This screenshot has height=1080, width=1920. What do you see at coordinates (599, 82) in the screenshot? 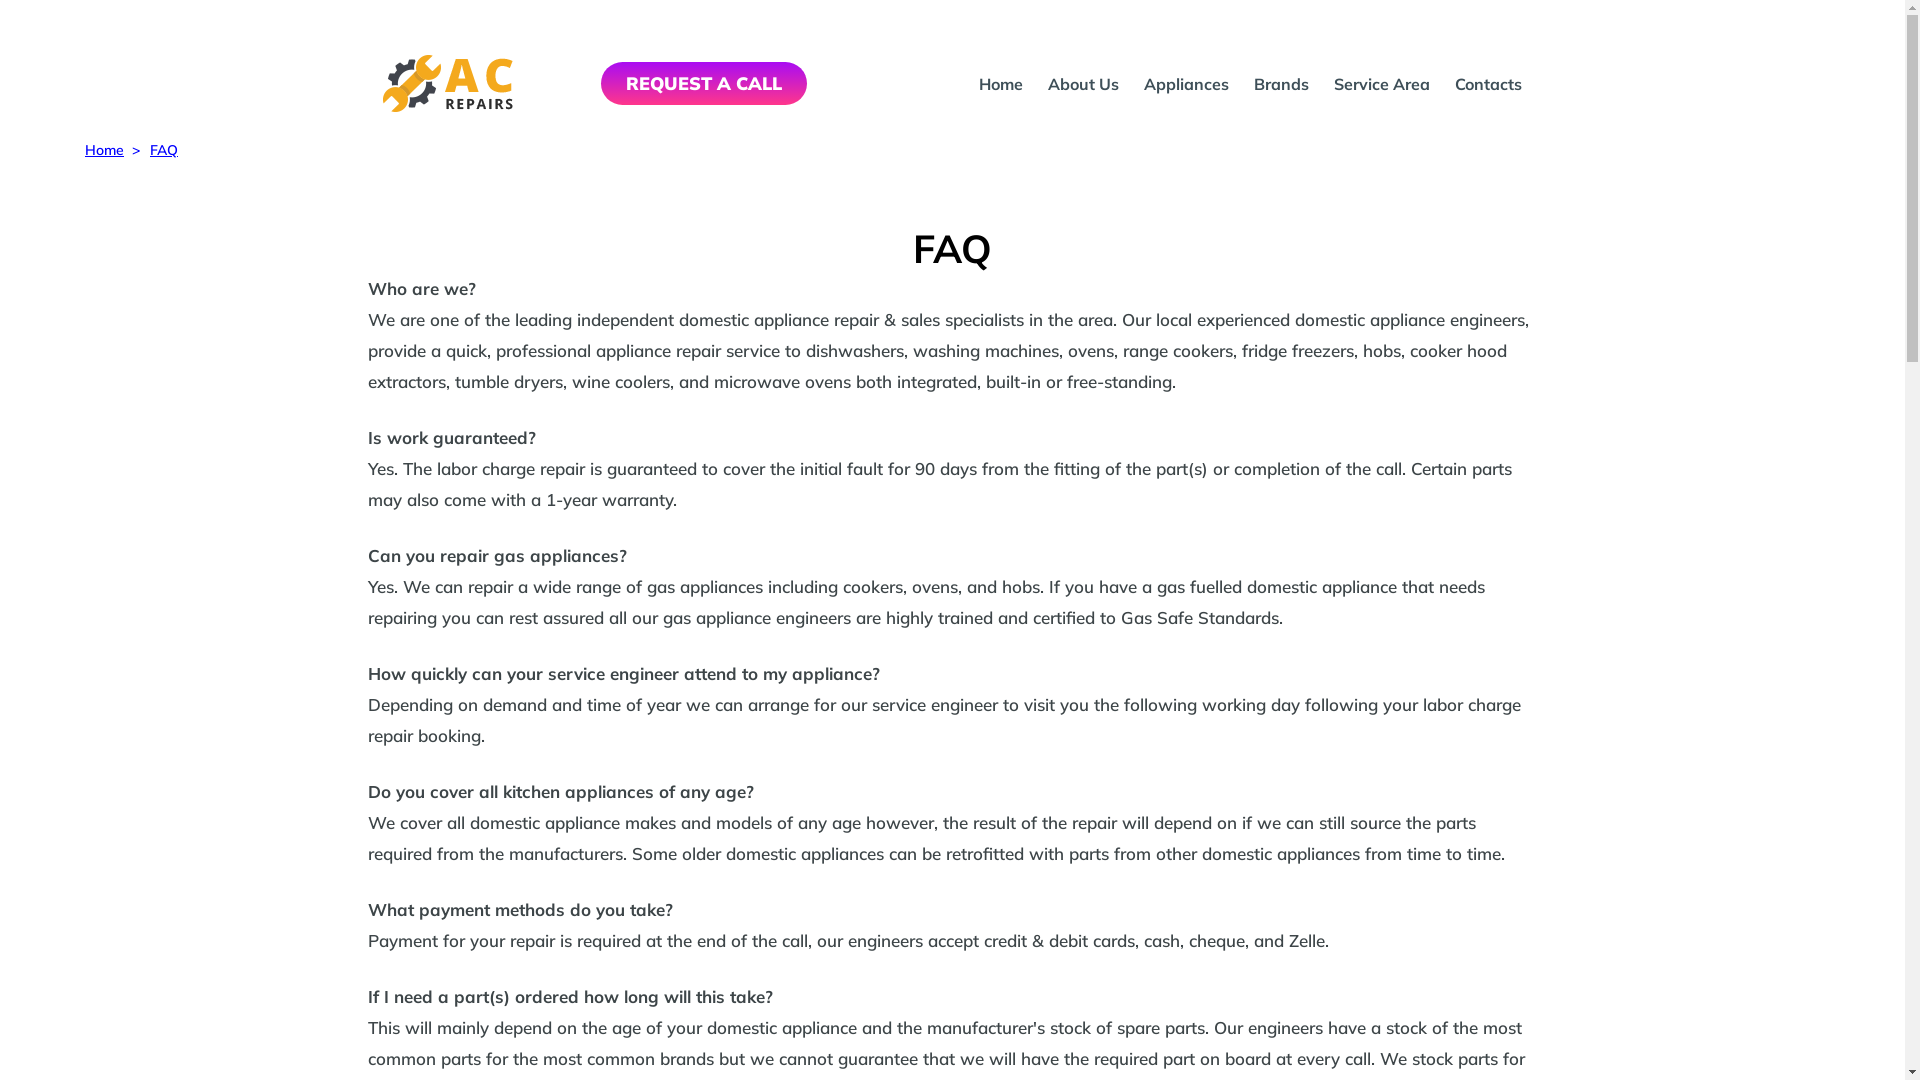
I see `'REQUEST A CALL'` at bounding box center [599, 82].